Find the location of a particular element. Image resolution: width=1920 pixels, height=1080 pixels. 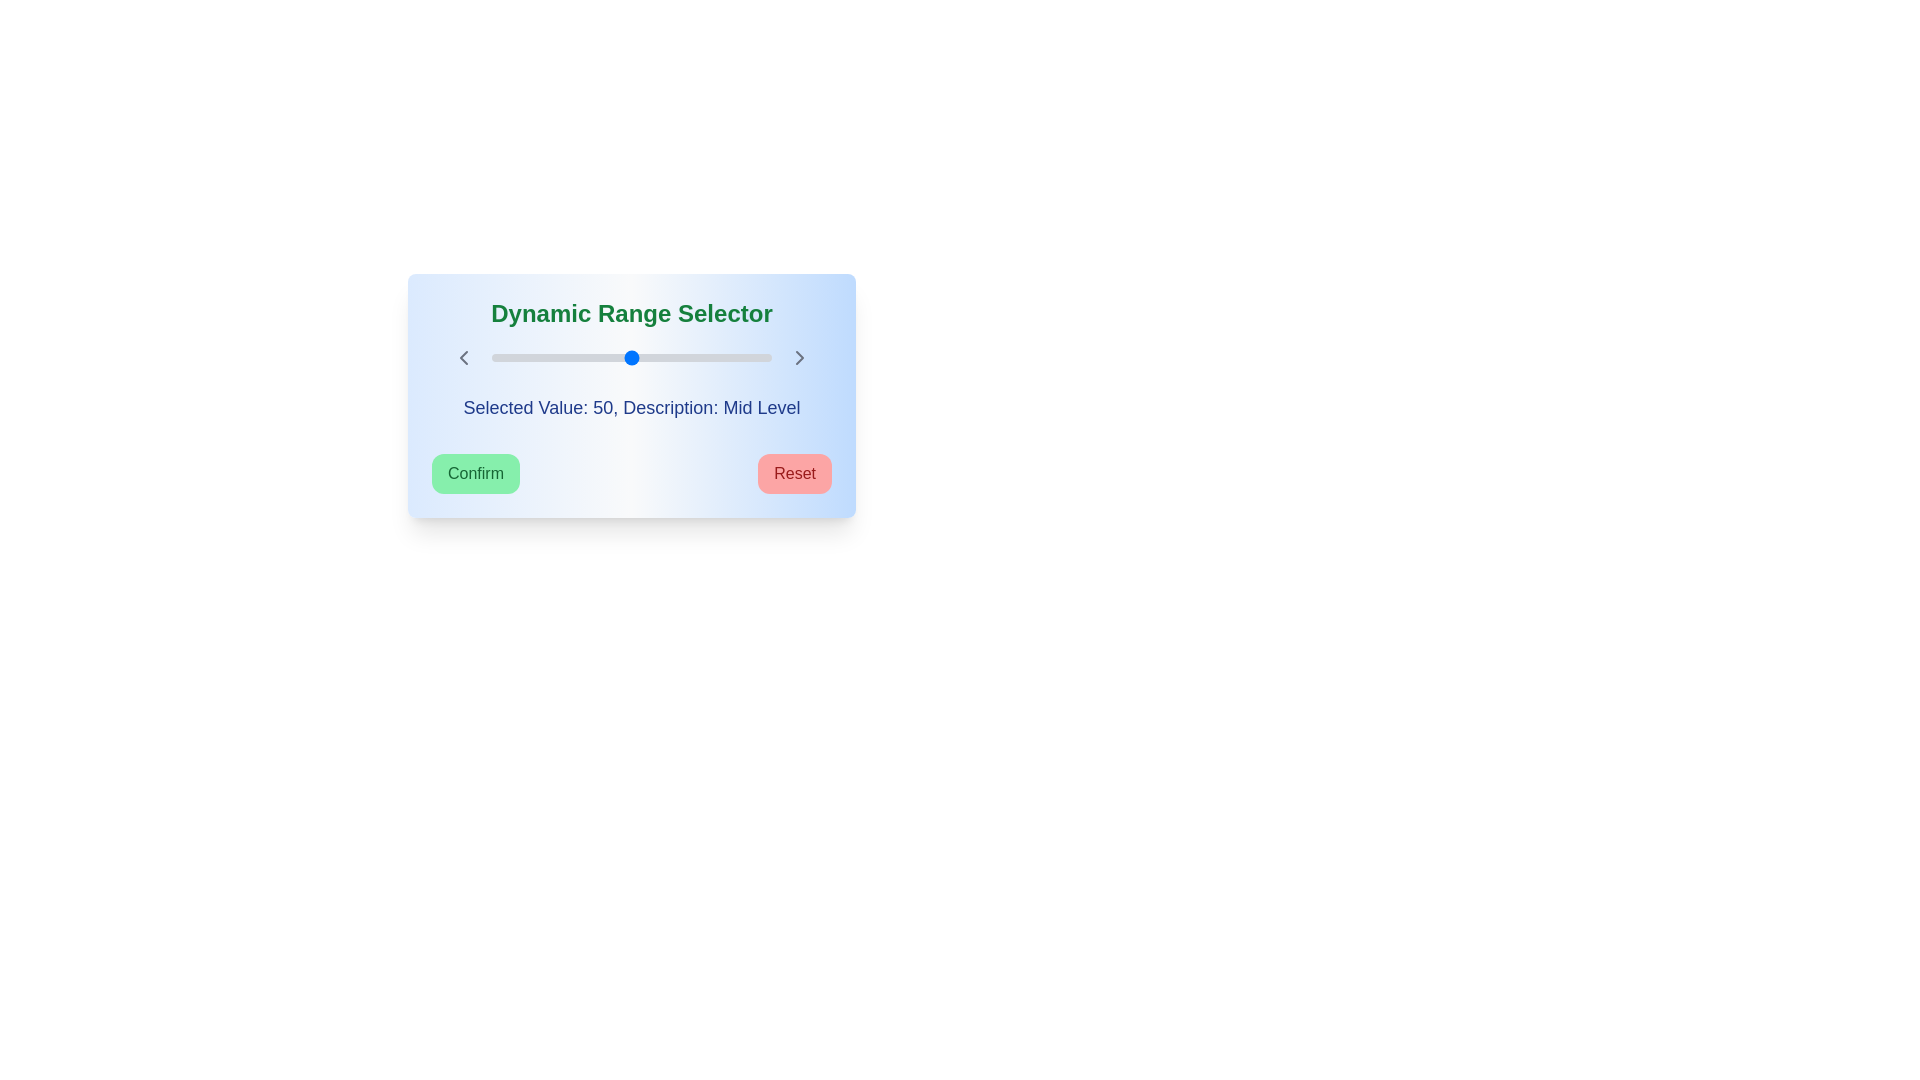

the slider is located at coordinates (671, 357).